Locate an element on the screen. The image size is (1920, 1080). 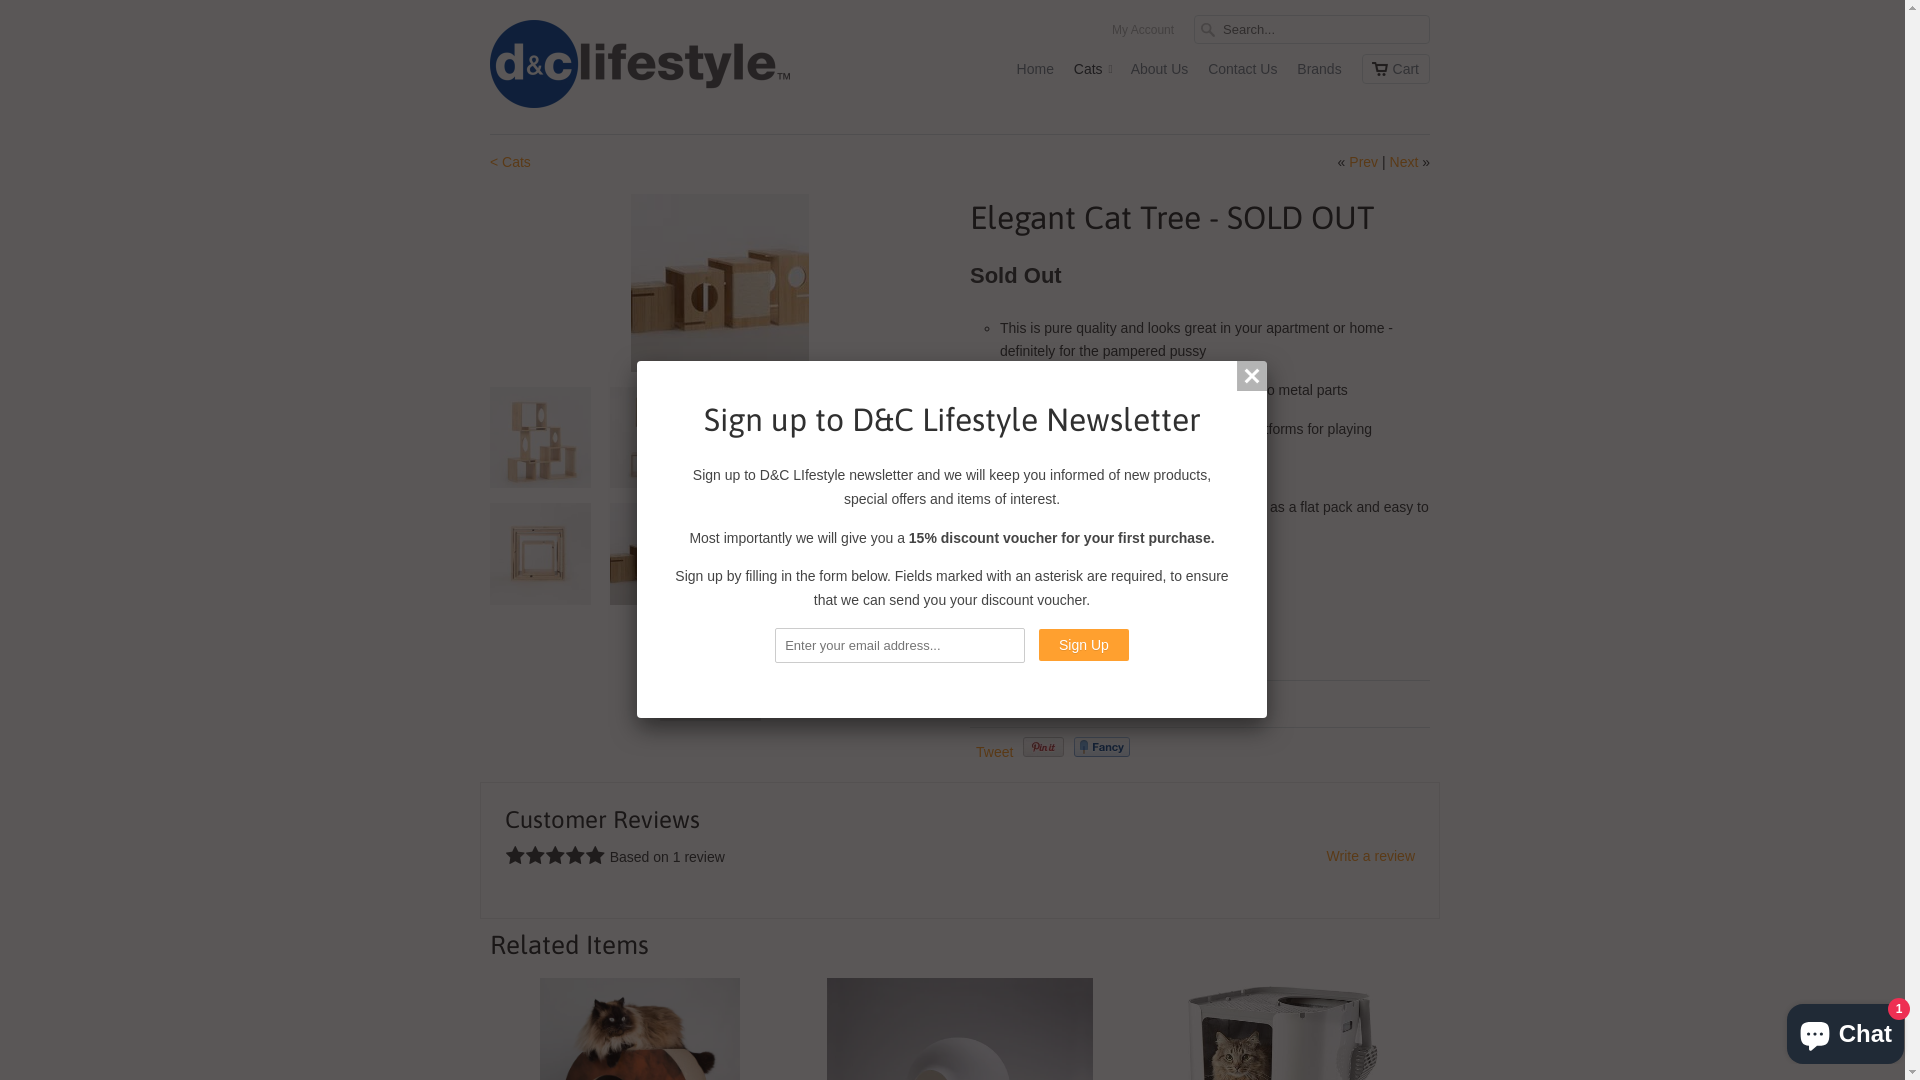
'Fancy' is located at coordinates (1101, 747).